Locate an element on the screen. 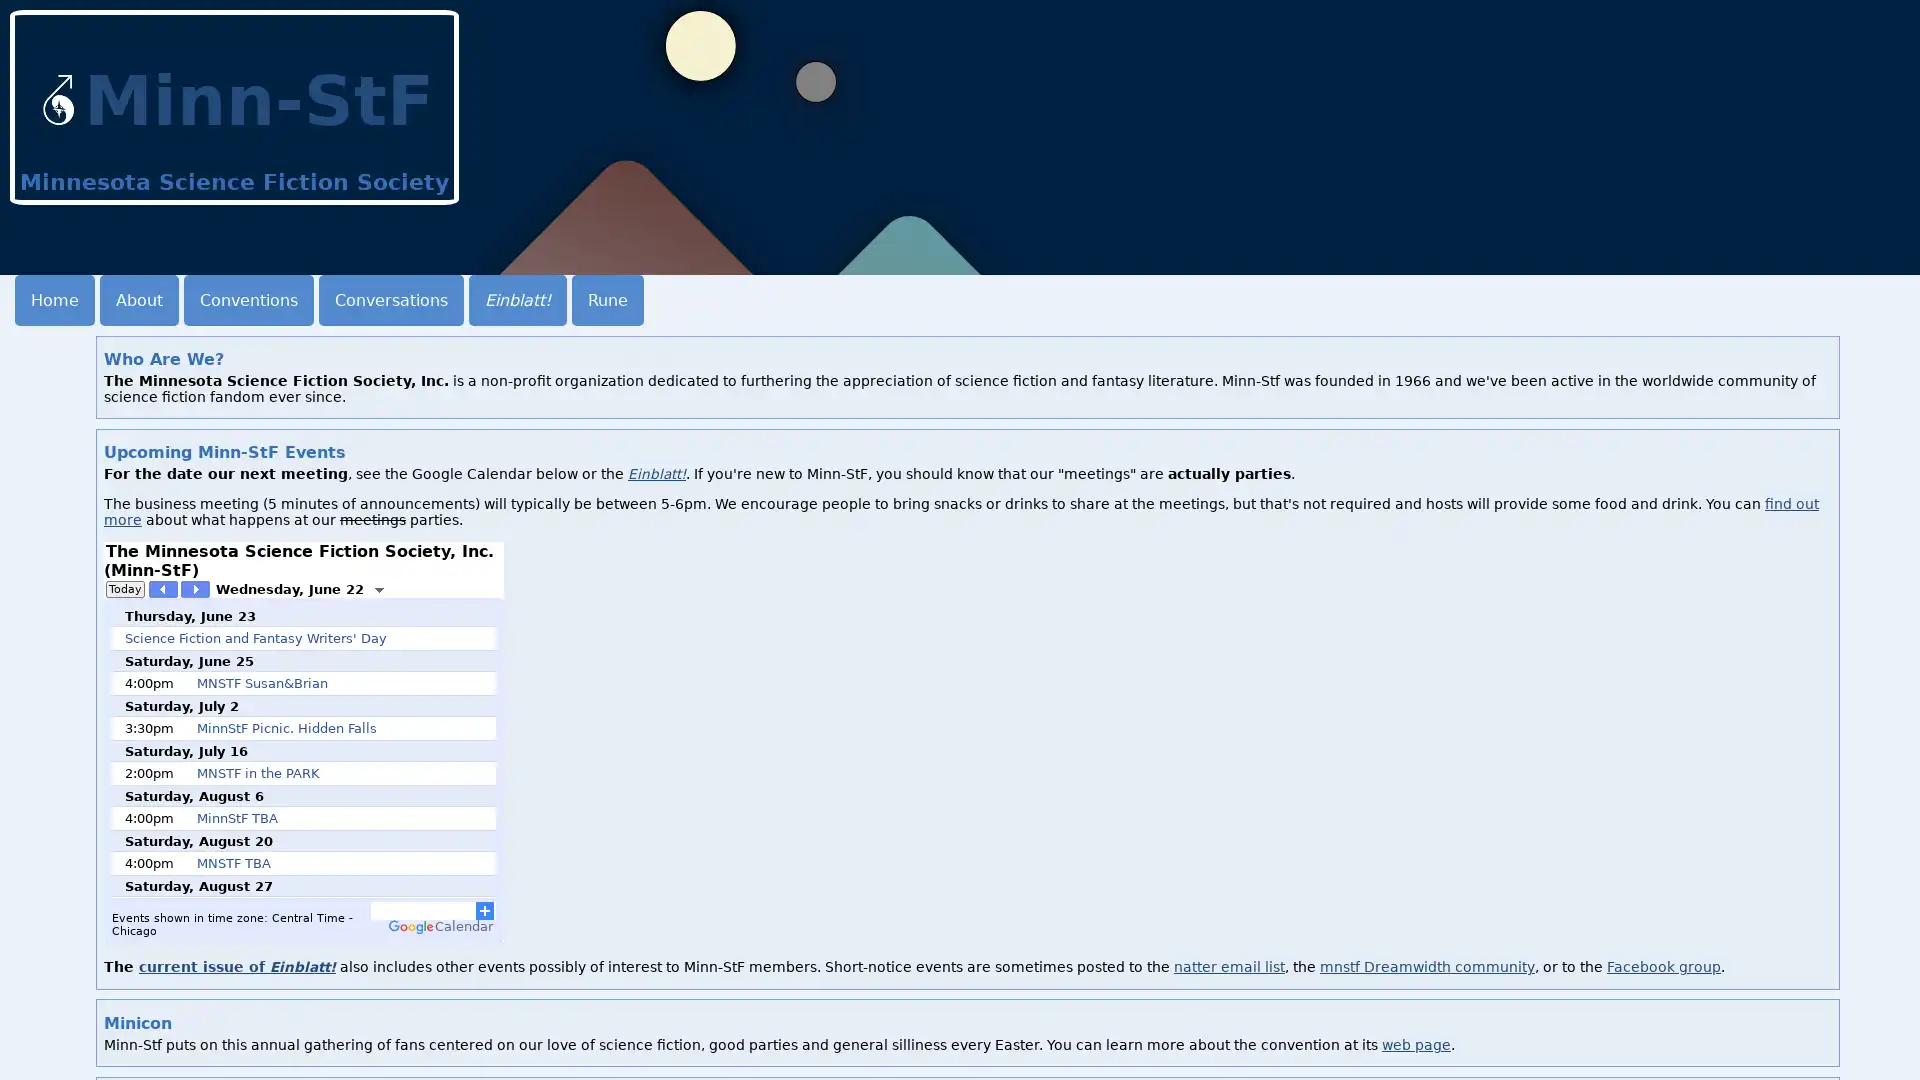  Home is located at coordinates (54, 300).